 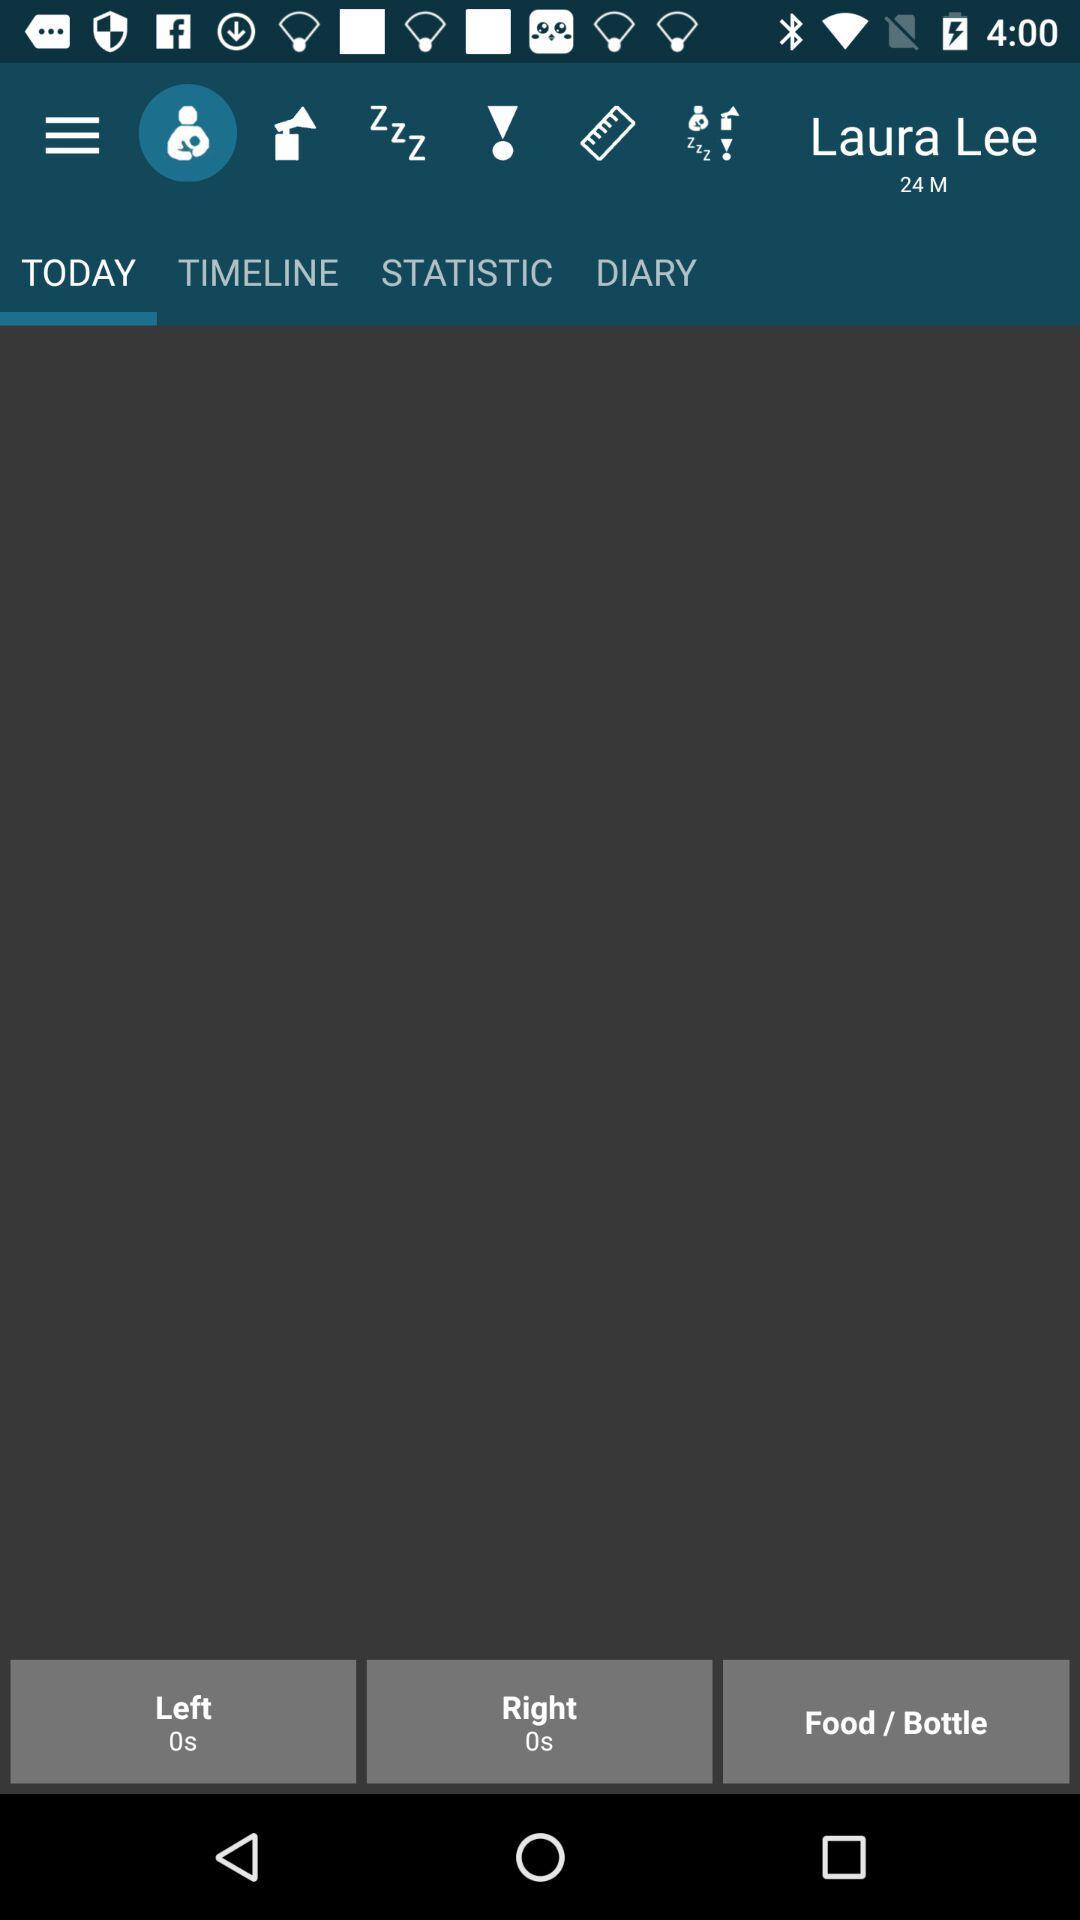 What do you see at coordinates (187, 131) in the screenshot?
I see `the avatar icon` at bounding box center [187, 131].